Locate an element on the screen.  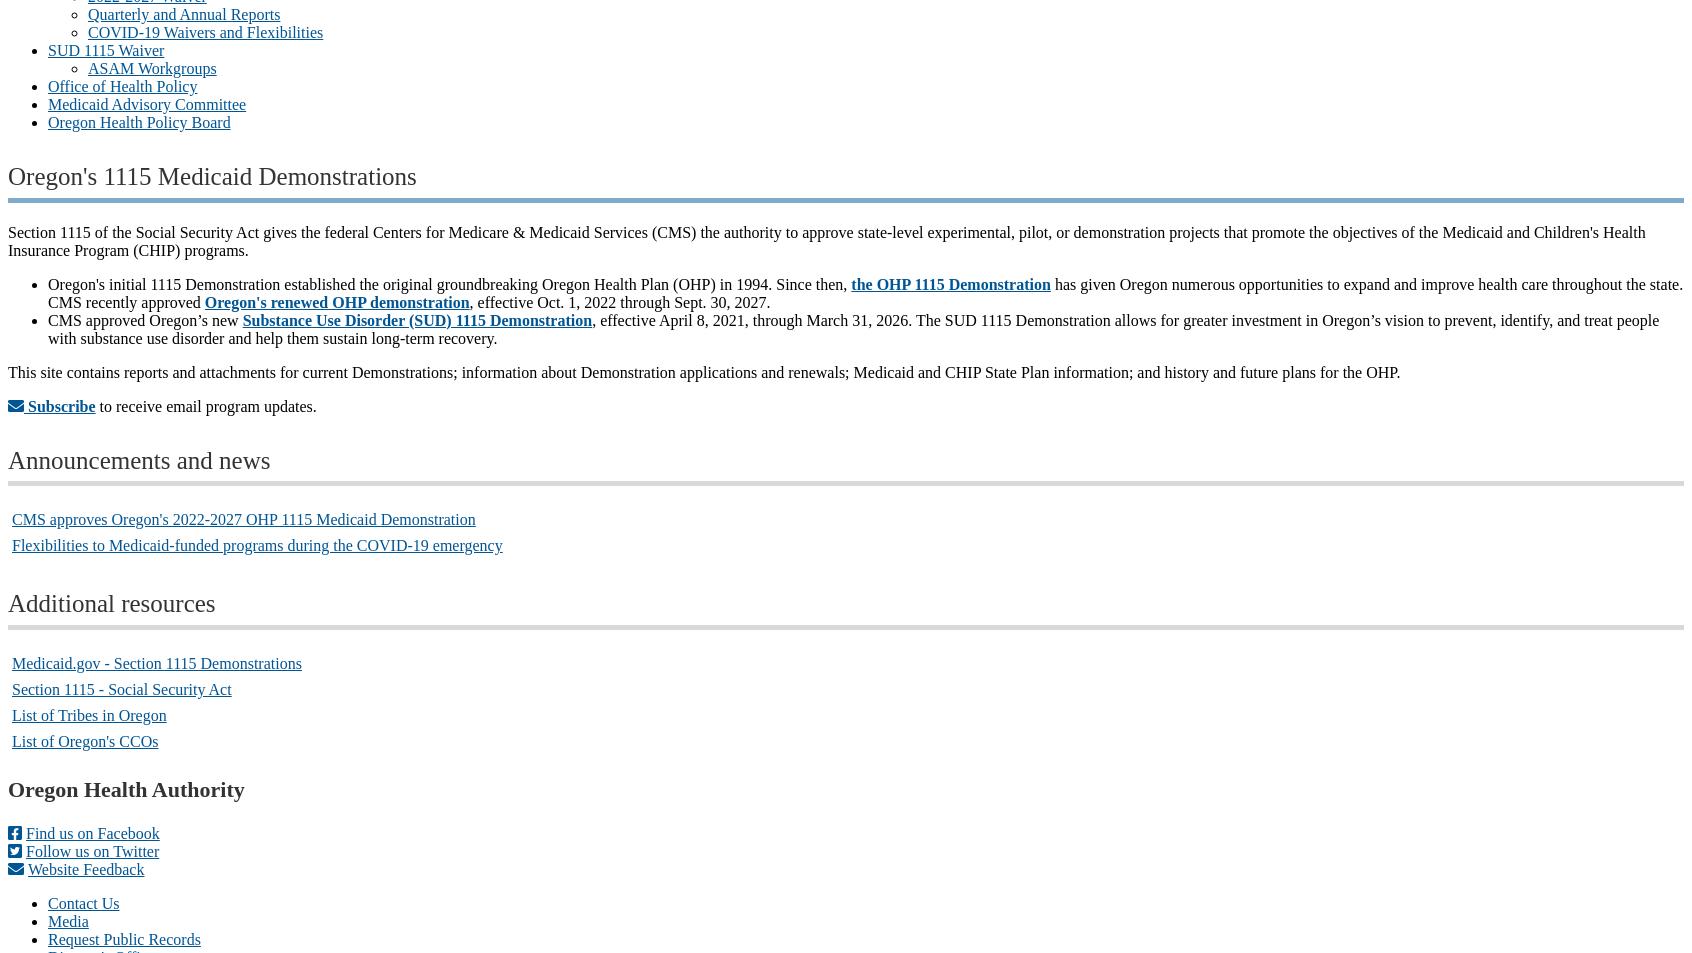
'Request Public Records' is located at coordinates (124, 938).